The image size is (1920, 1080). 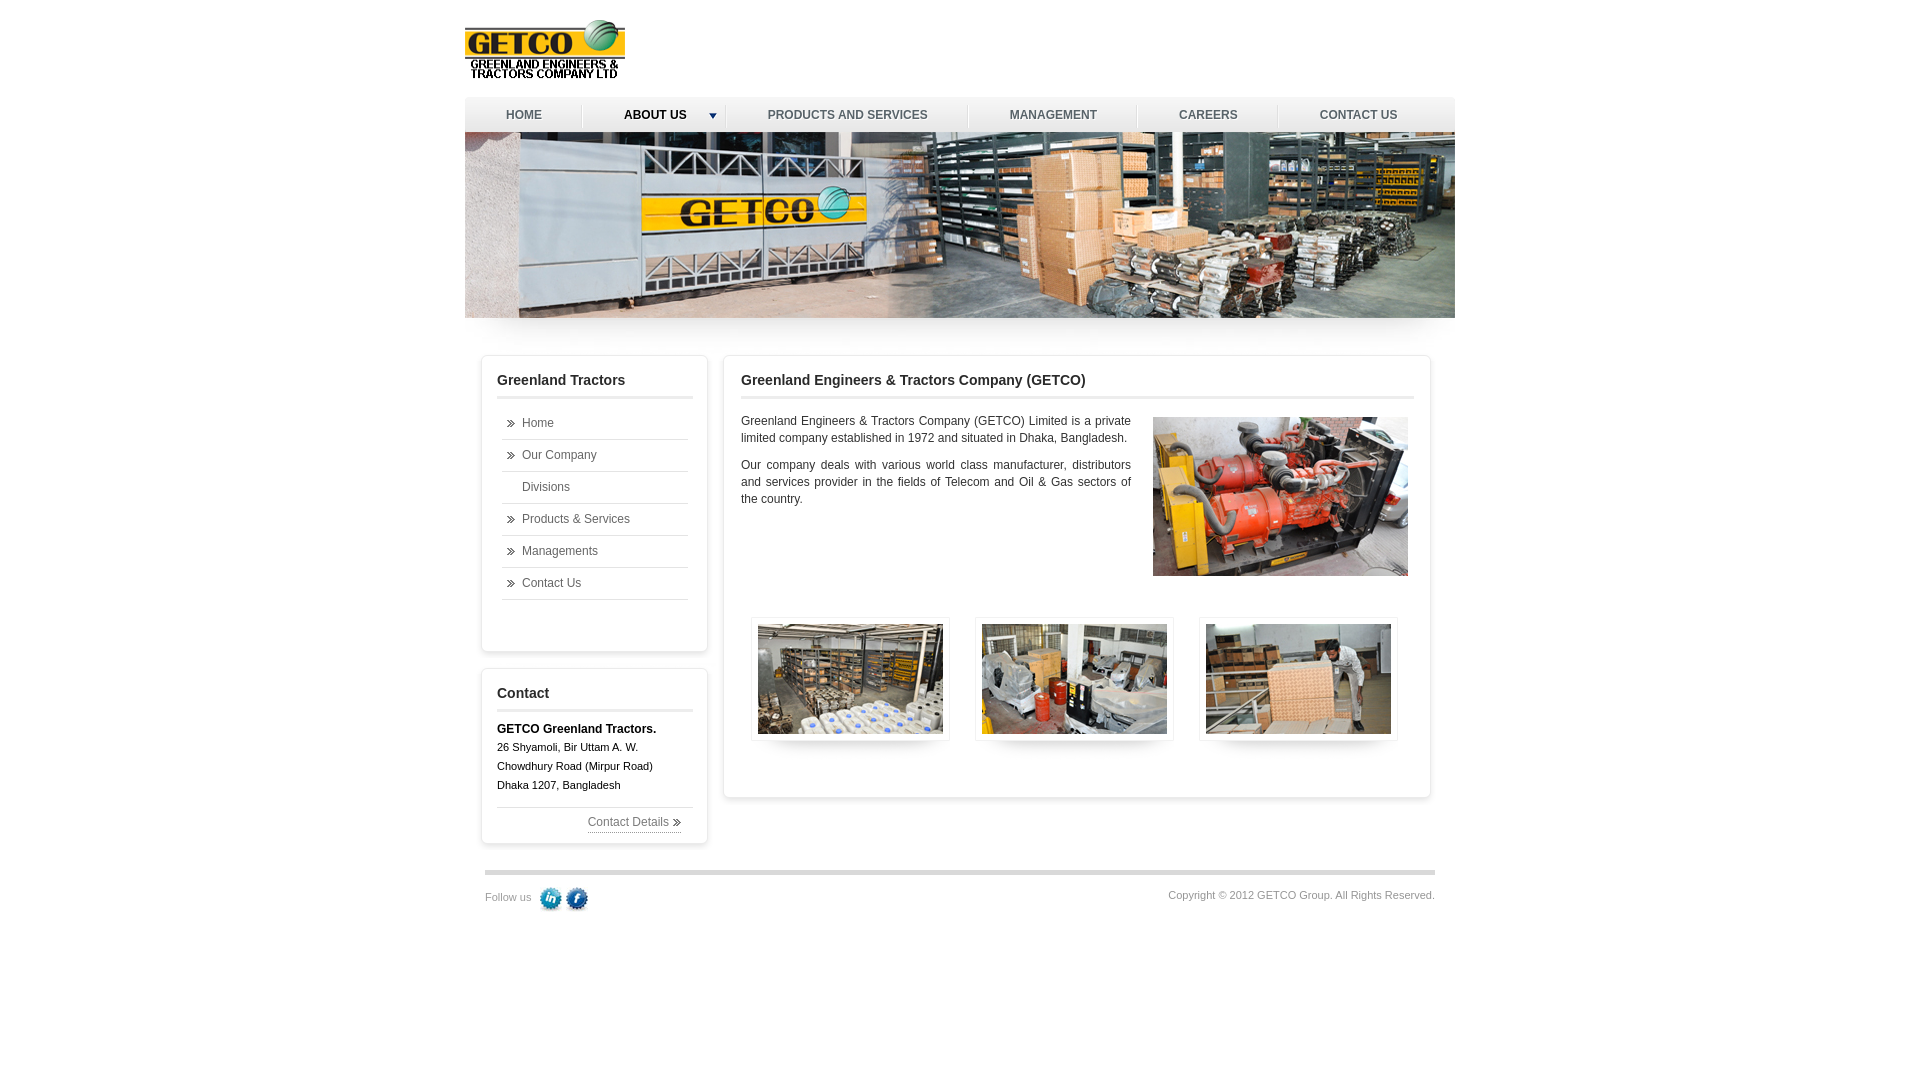 What do you see at coordinates (502, 422) in the screenshot?
I see `'Home'` at bounding box center [502, 422].